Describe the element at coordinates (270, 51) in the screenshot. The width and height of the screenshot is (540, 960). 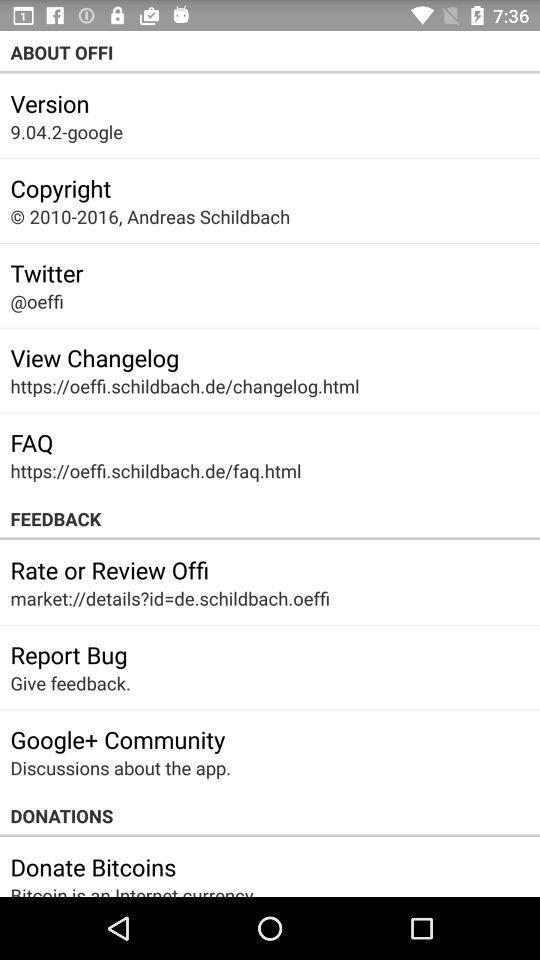
I see `the about offi` at that location.